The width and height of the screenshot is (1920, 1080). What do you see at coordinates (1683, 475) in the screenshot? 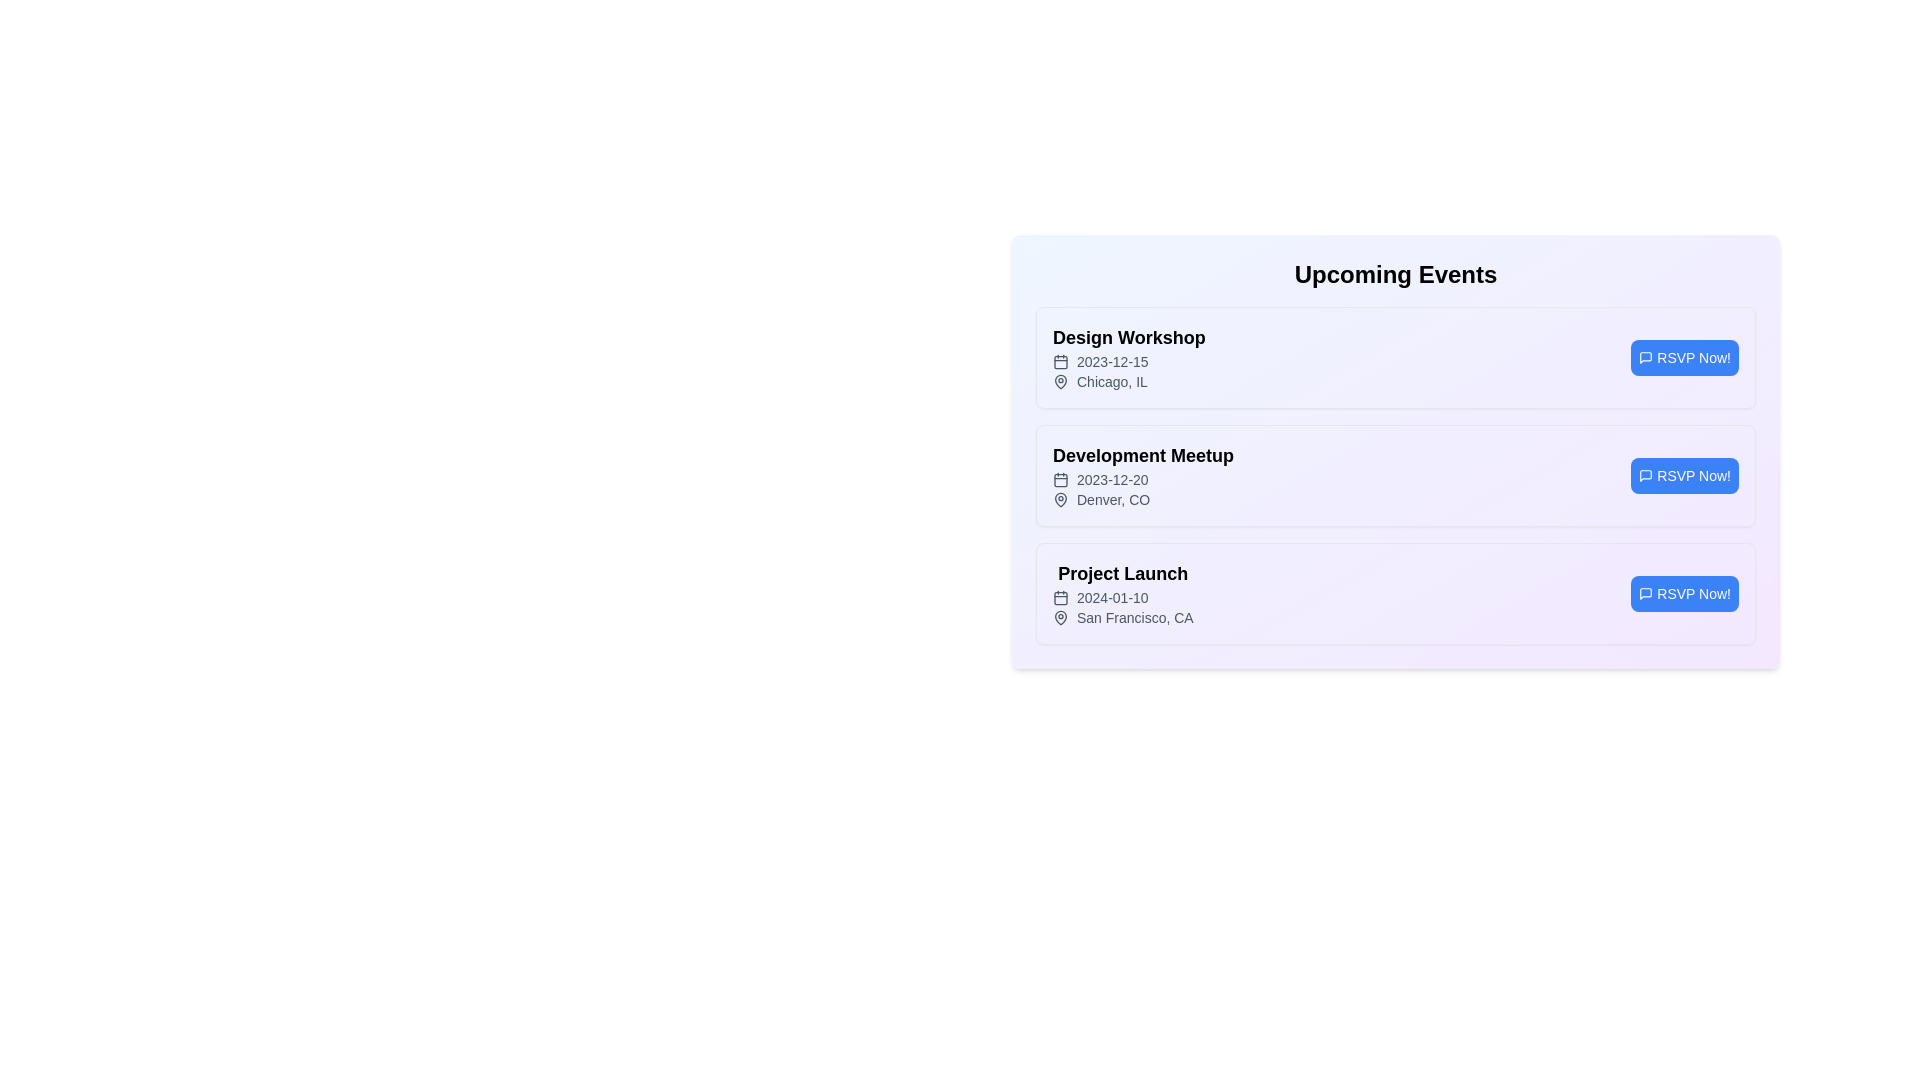
I see `the RSVP button for the event titled 'Development Meetup'` at bounding box center [1683, 475].